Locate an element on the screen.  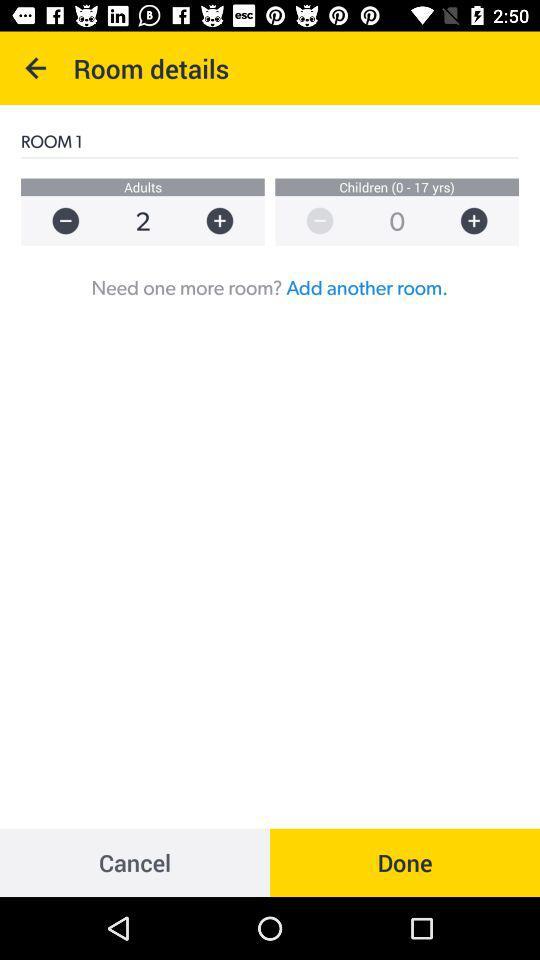
decrease number is located at coordinates (55, 221).